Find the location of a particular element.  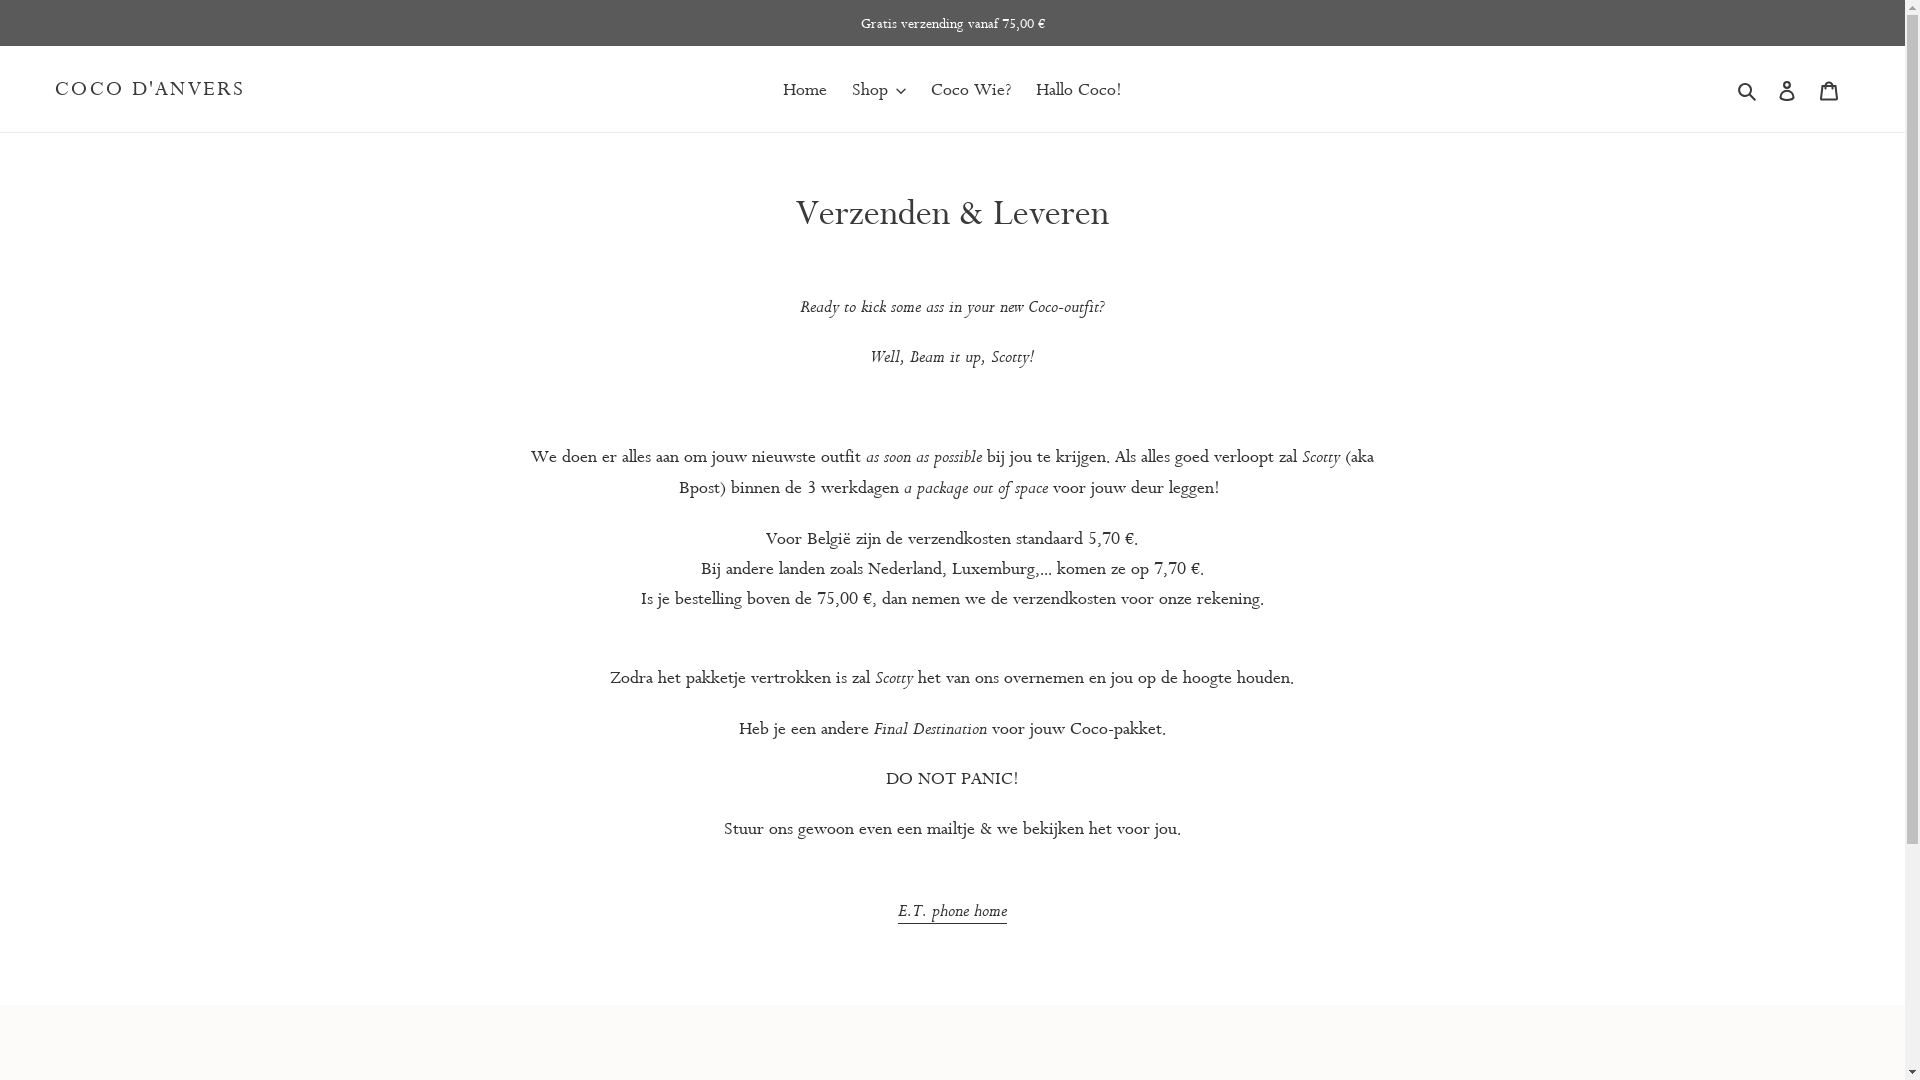

'Winkelwagen' is located at coordinates (1828, 87).